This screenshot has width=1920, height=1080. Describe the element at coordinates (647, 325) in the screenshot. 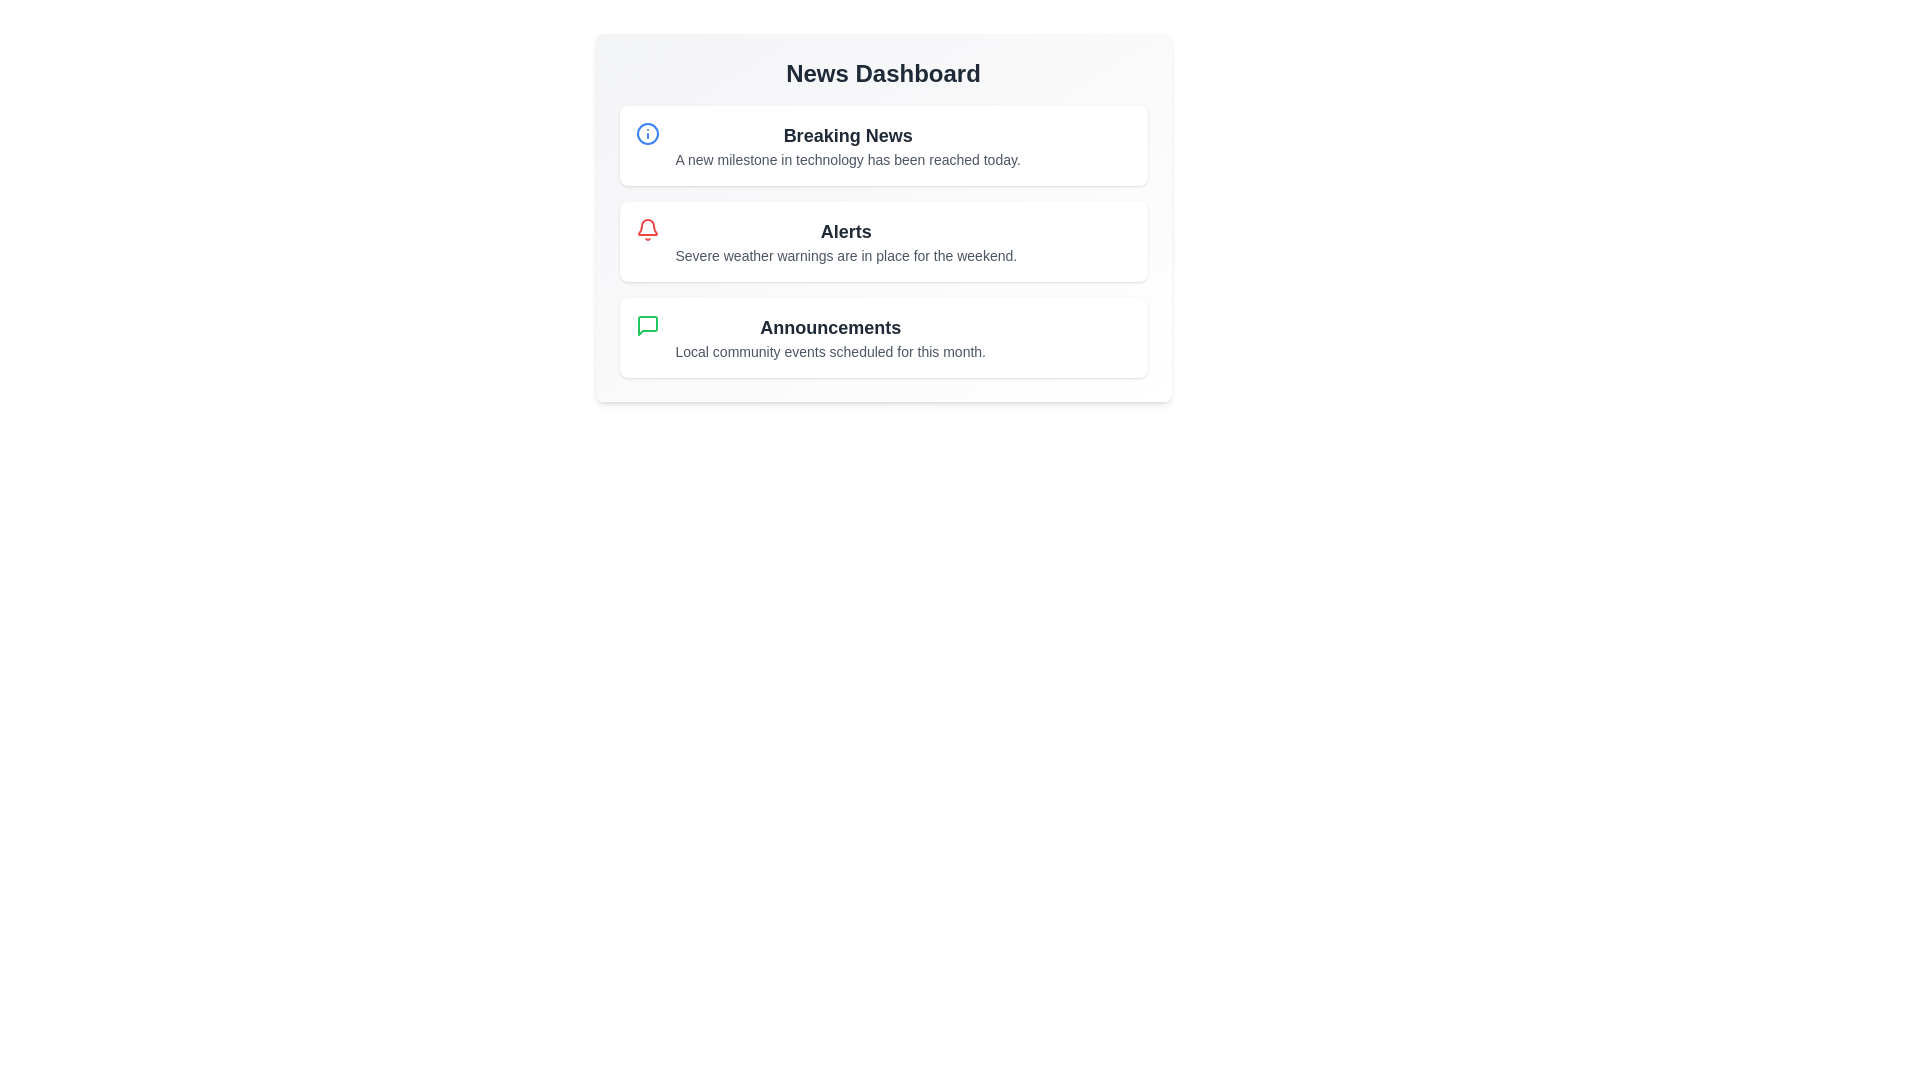

I see `the icon for the third news item` at that location.